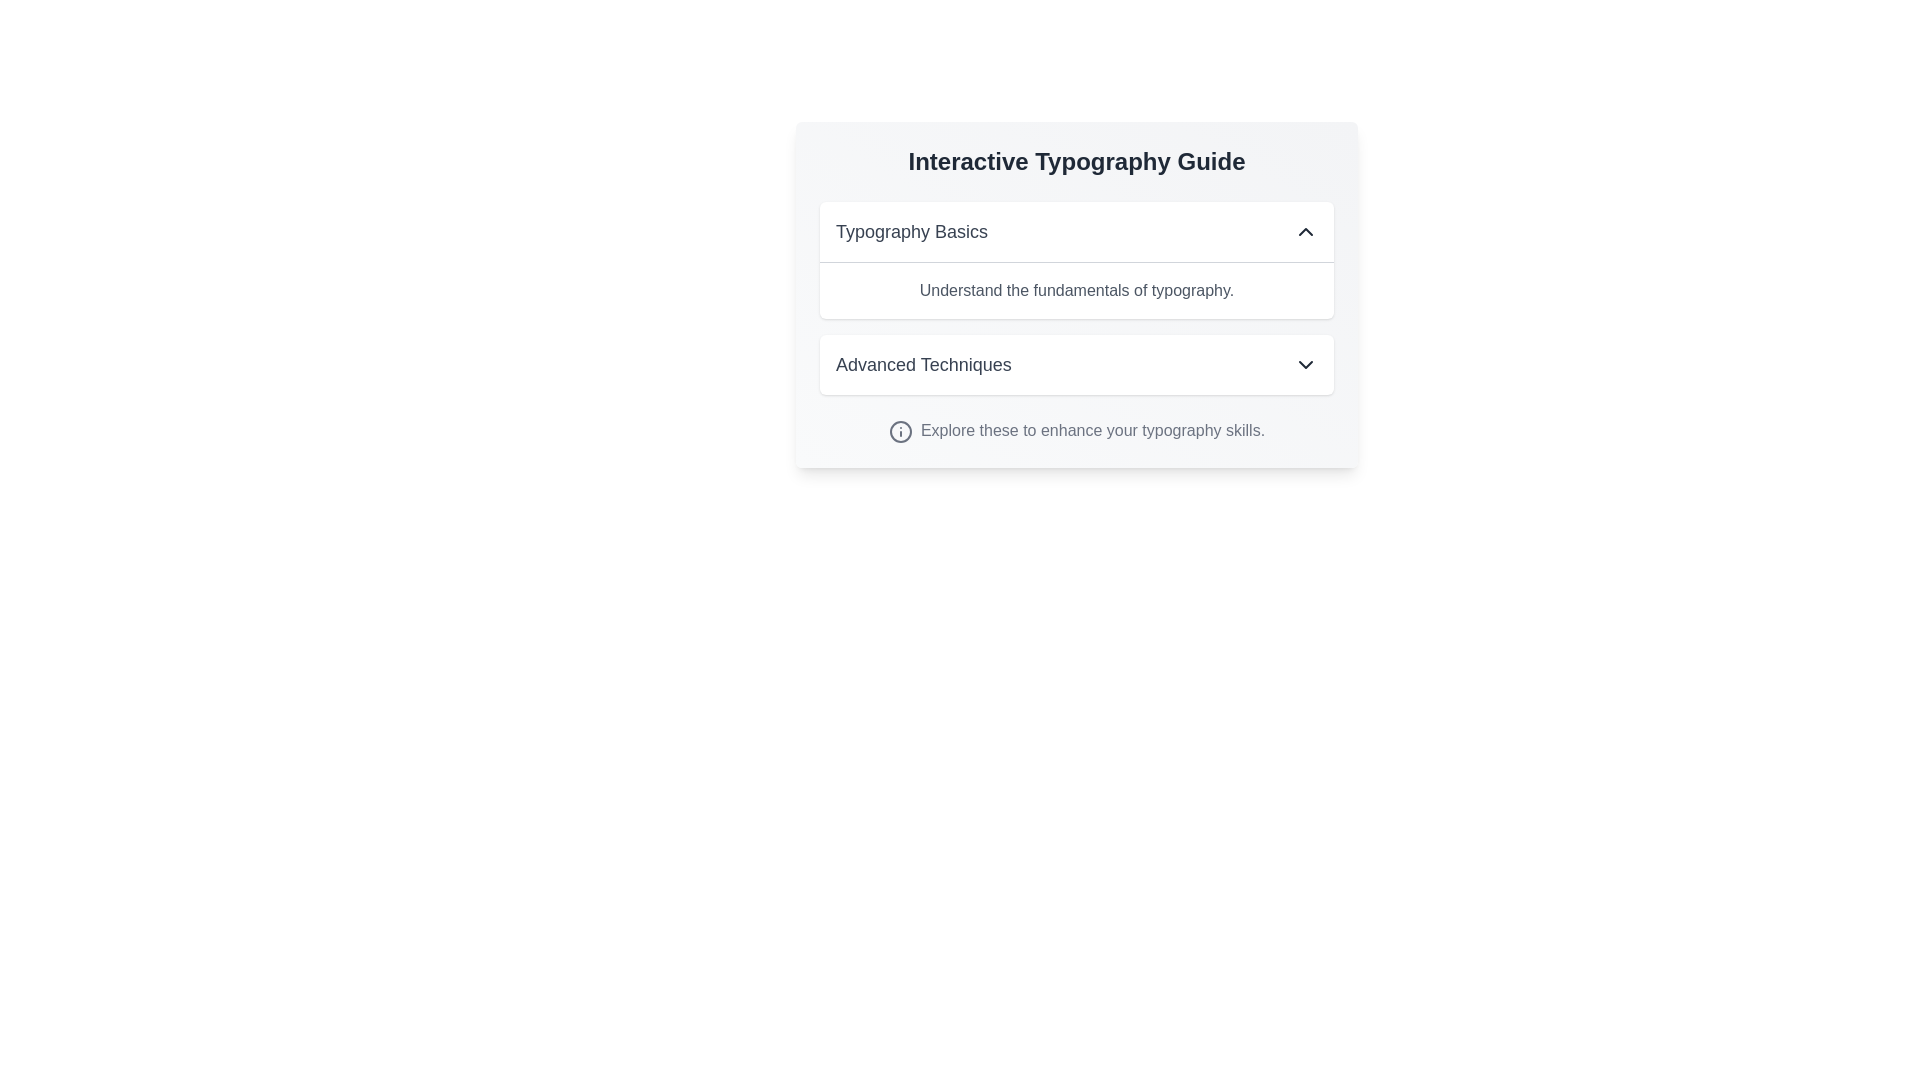 This screenshot has width=1920, height=1080. What do you see at coordinates (1075, 289) in the screenshot?
I see `the text label that contains 'Understand the fundamentals of typography.' which is styled in a gray font within a white background, located below the heading 'Typography Basics'` at bounding box center [1075, 289].